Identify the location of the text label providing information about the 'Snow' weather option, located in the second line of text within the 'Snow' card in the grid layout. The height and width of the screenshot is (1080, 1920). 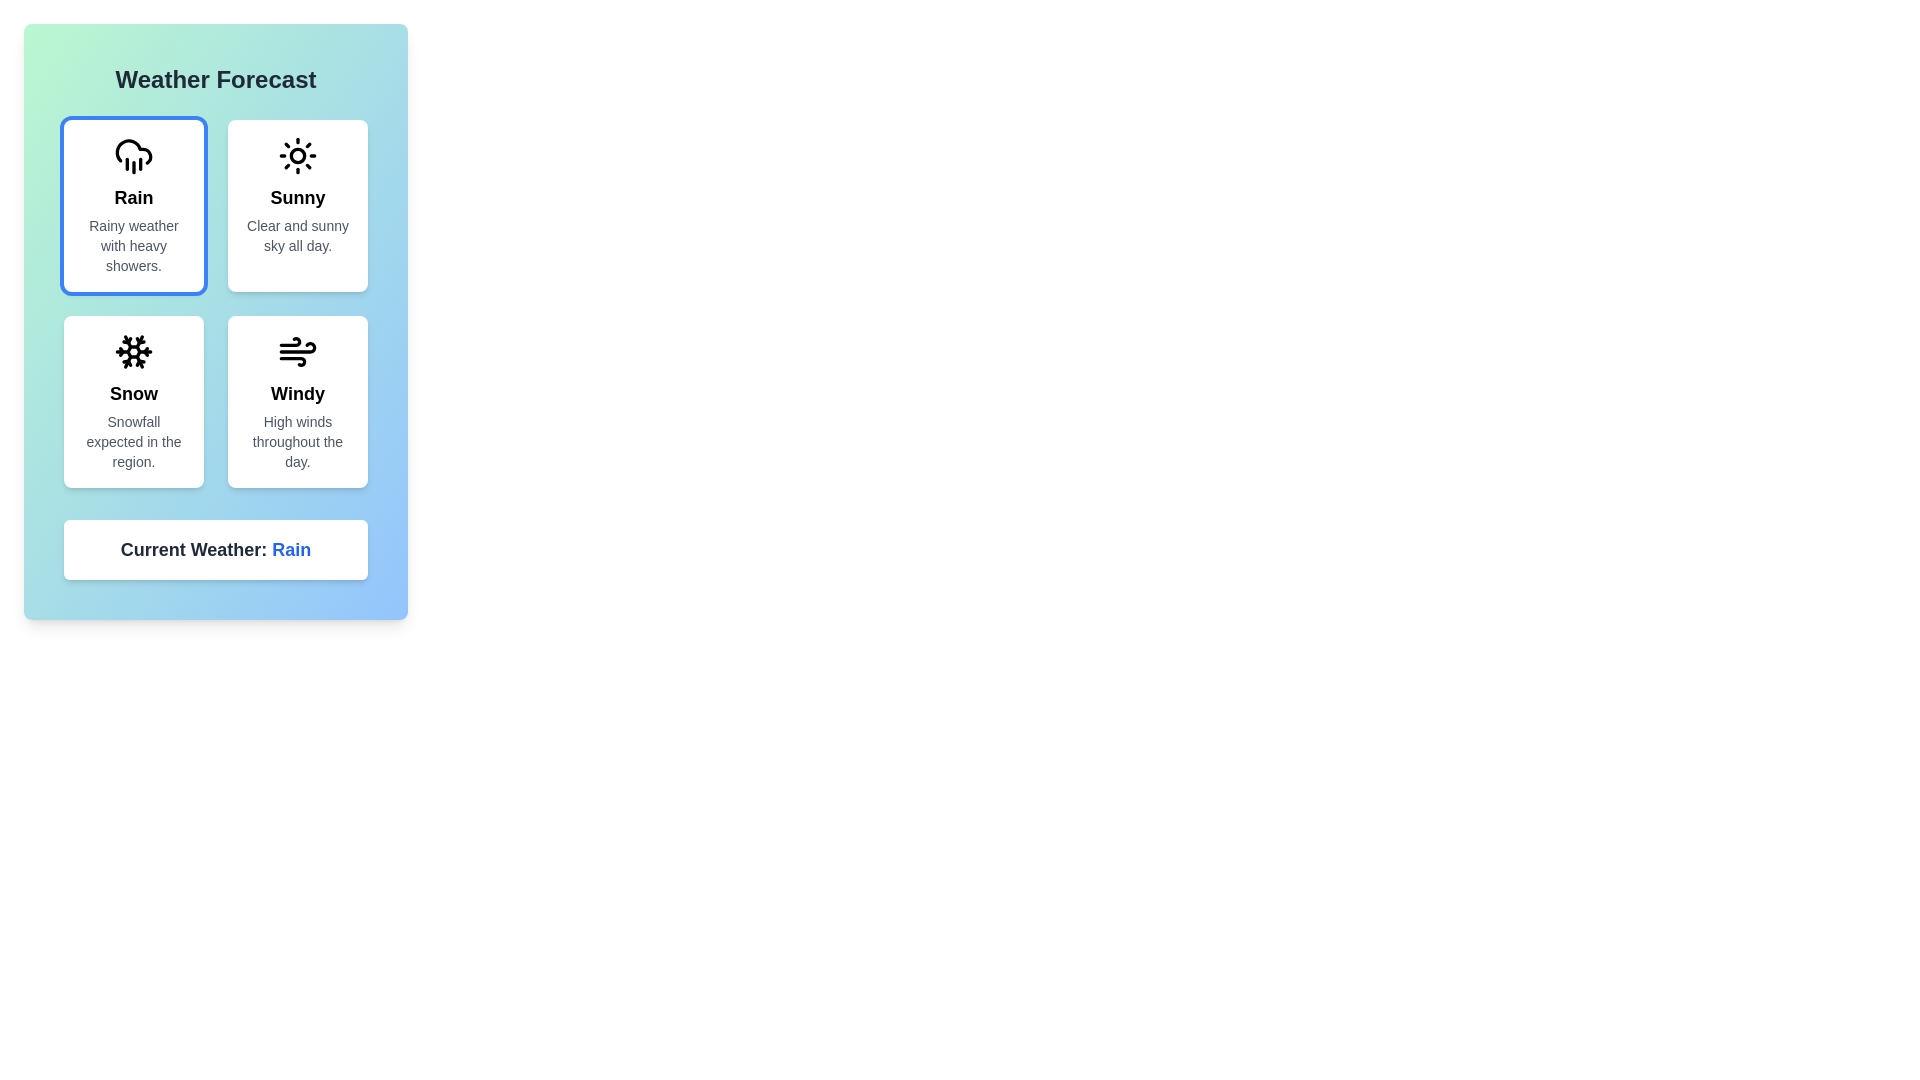
(133, 441).